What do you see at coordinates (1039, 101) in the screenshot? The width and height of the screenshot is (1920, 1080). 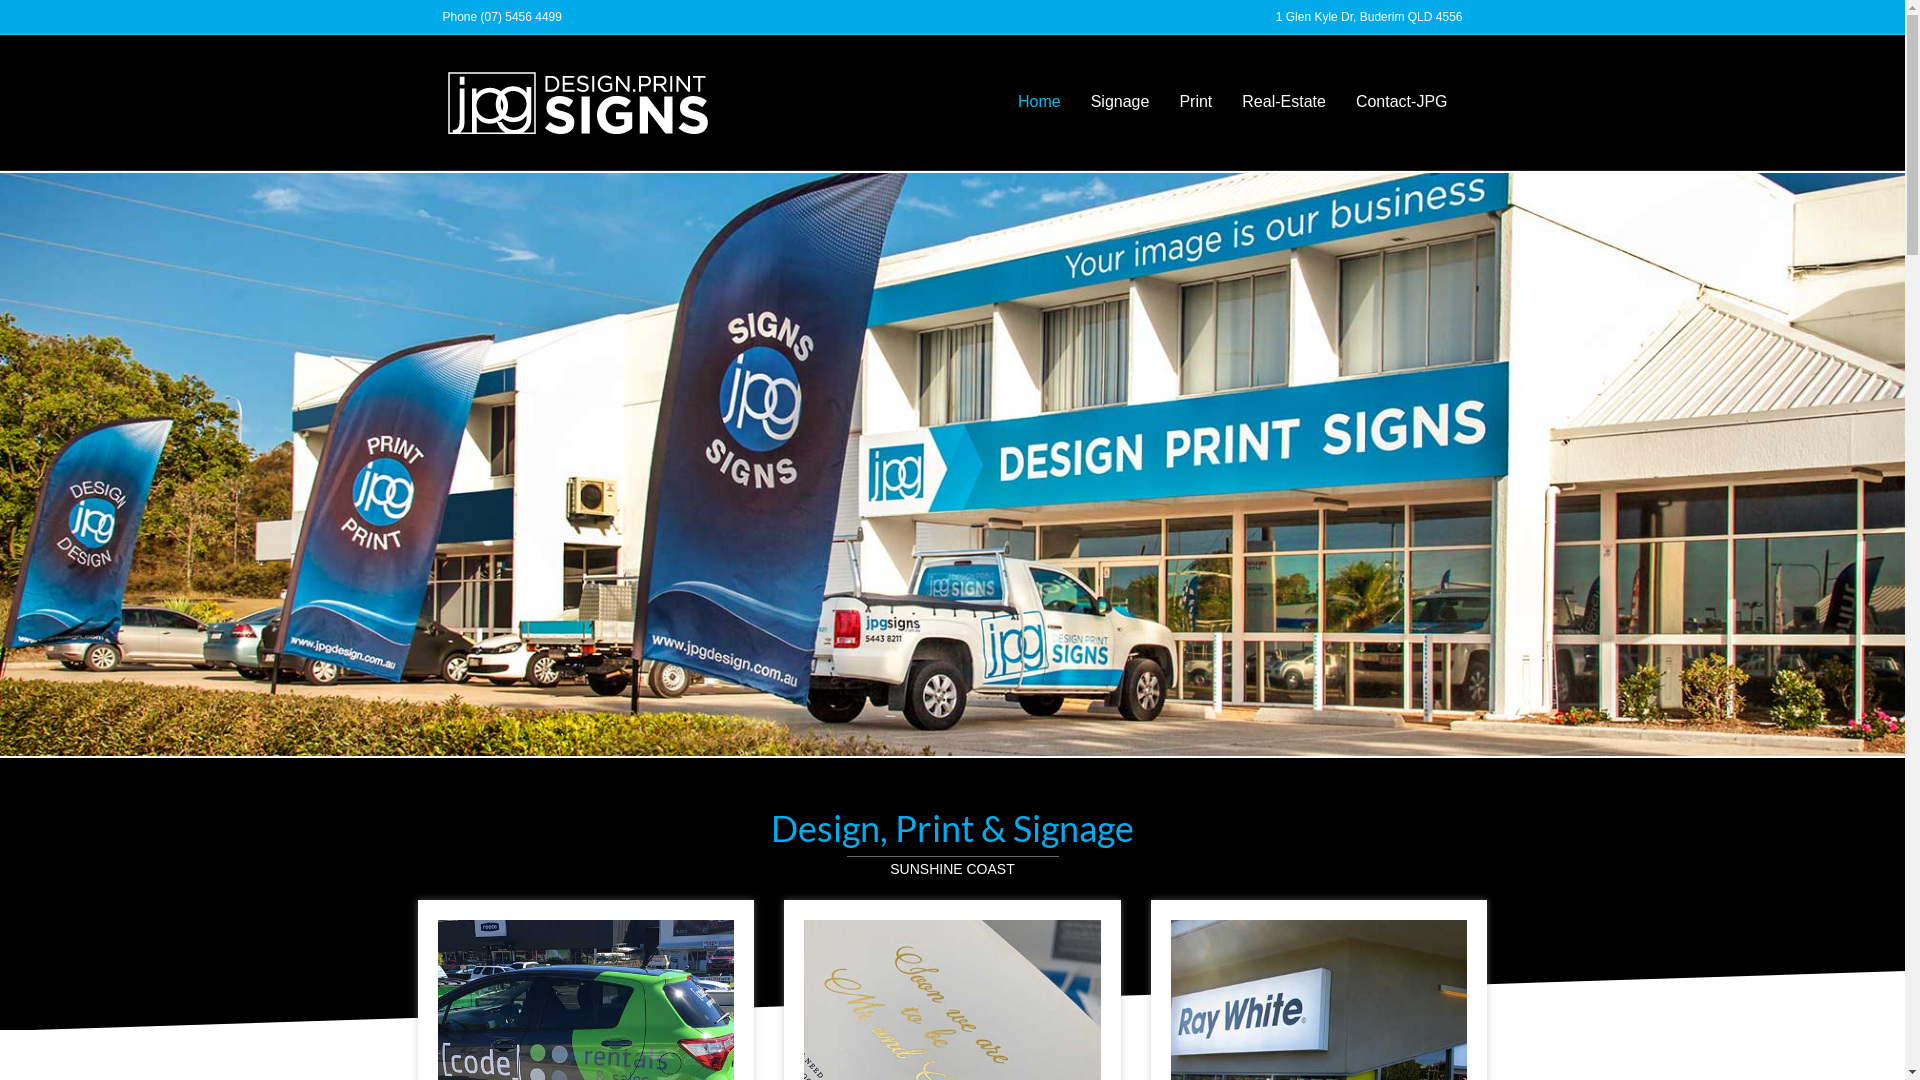 I see `'Home'` at bounding box center [1039, 101].